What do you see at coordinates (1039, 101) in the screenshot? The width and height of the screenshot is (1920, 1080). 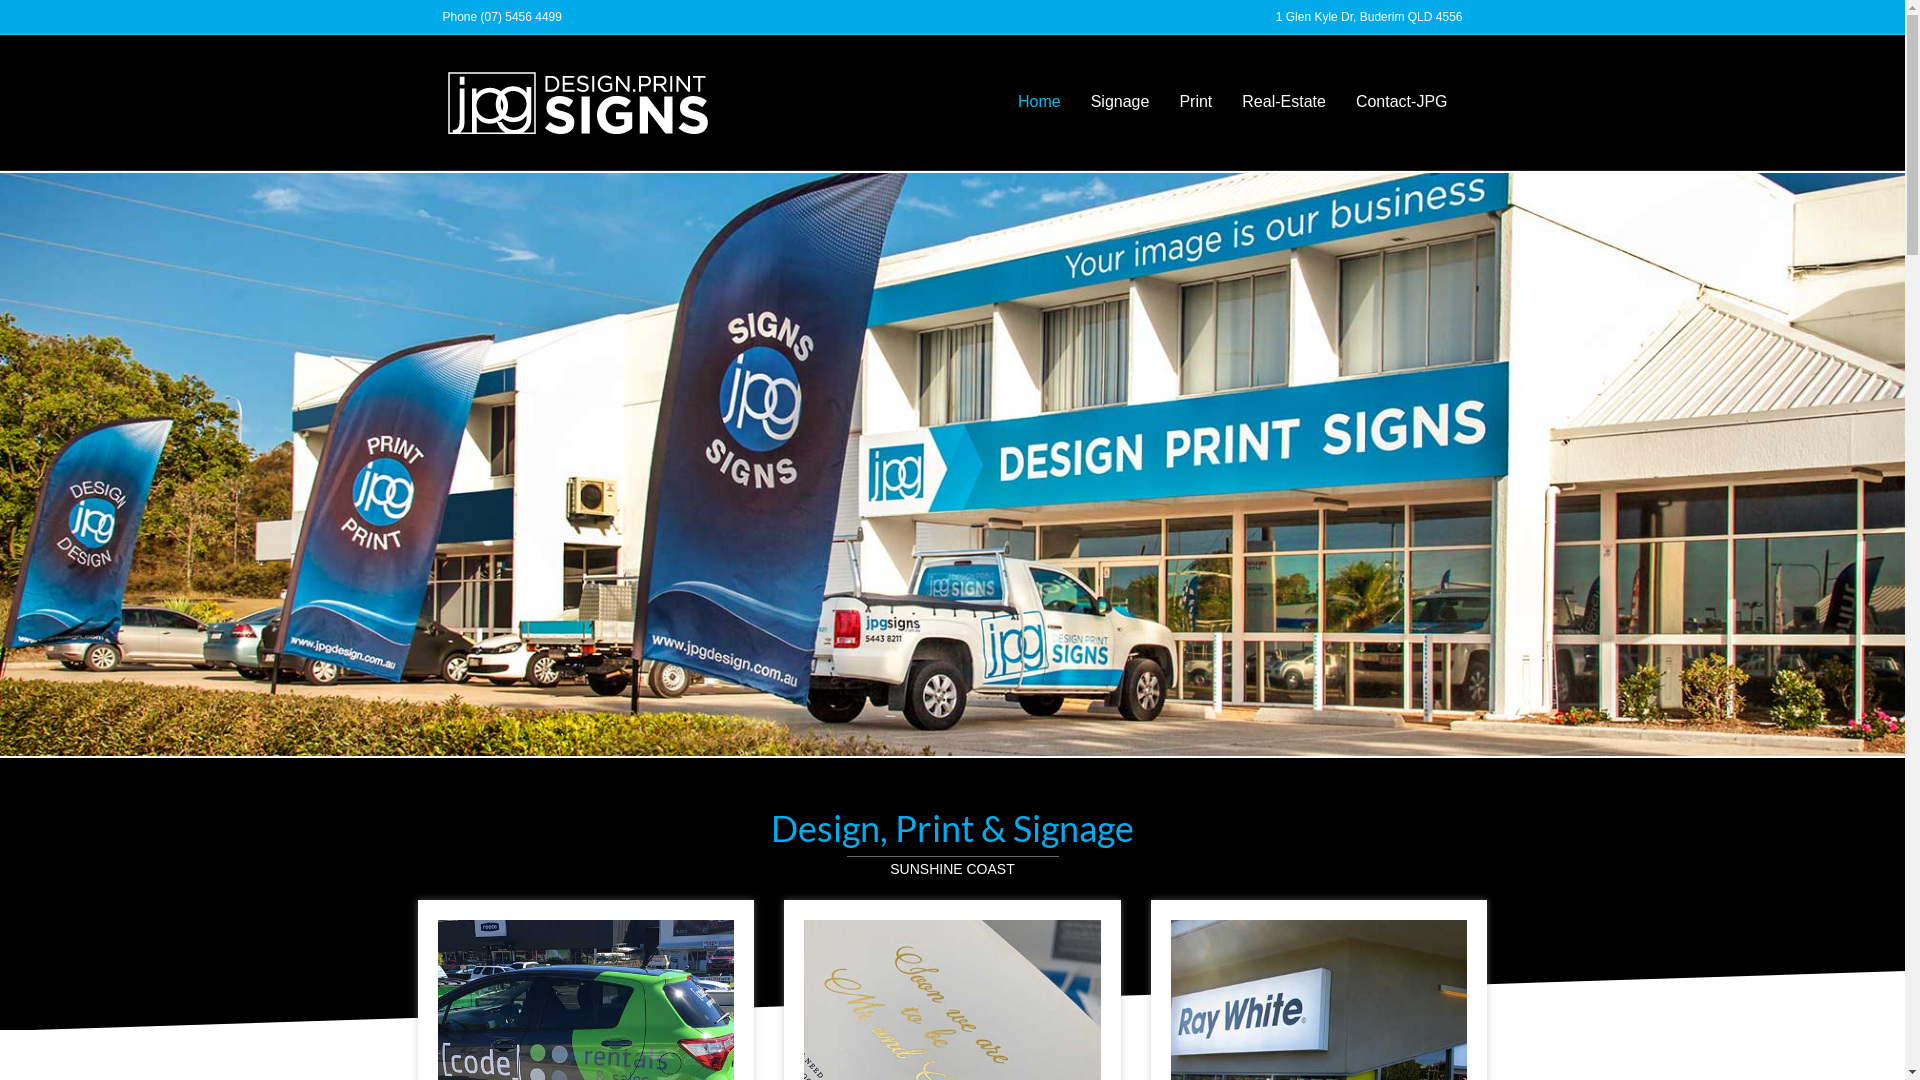 I see `'Home'` at bounding box center [1039, 101].